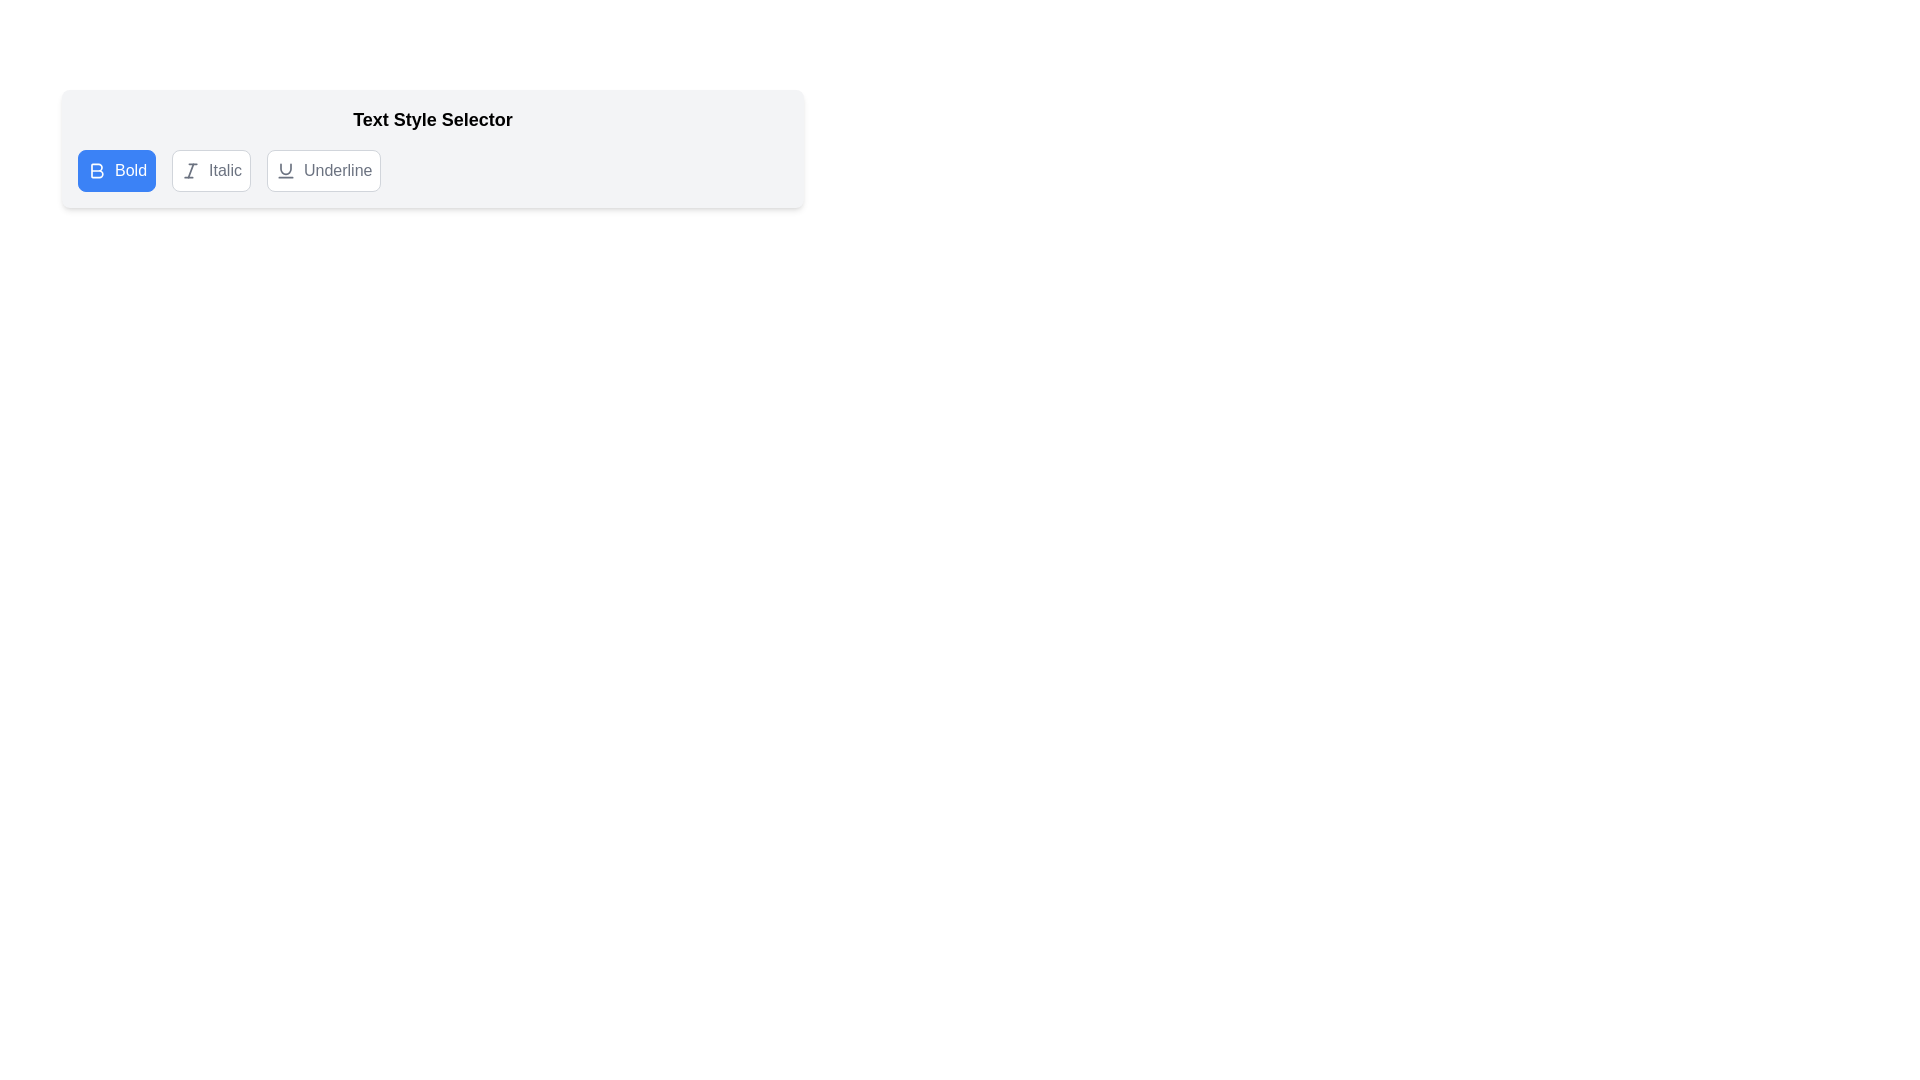 The width and height of the screenshot is (1920, 1080). Describe the element at coordinates (284, 169) in the screenshot. I see `the 'Underline' button represented by an SVG icon in the text style selector to apply underline styling to the selected text` at that location.